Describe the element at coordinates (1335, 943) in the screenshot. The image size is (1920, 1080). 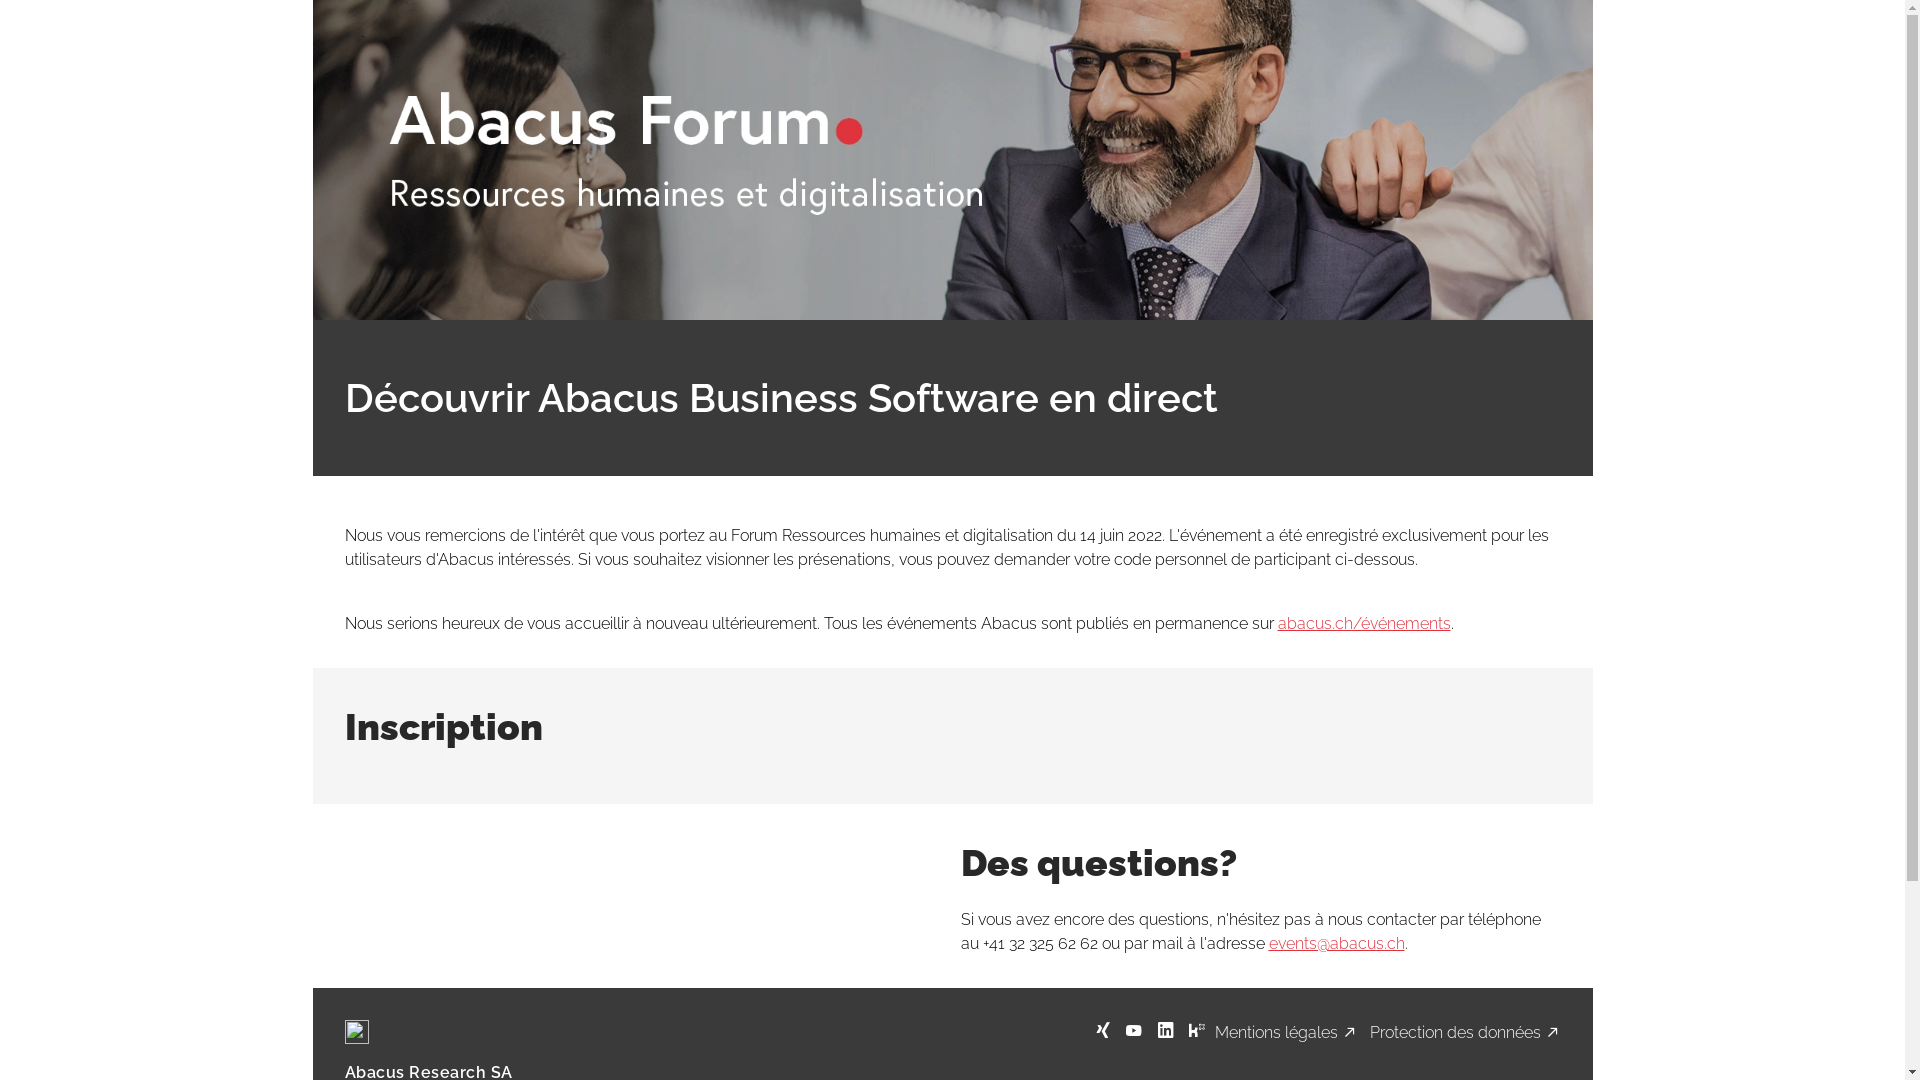
I see `'events@abacus.ch'` at that location.